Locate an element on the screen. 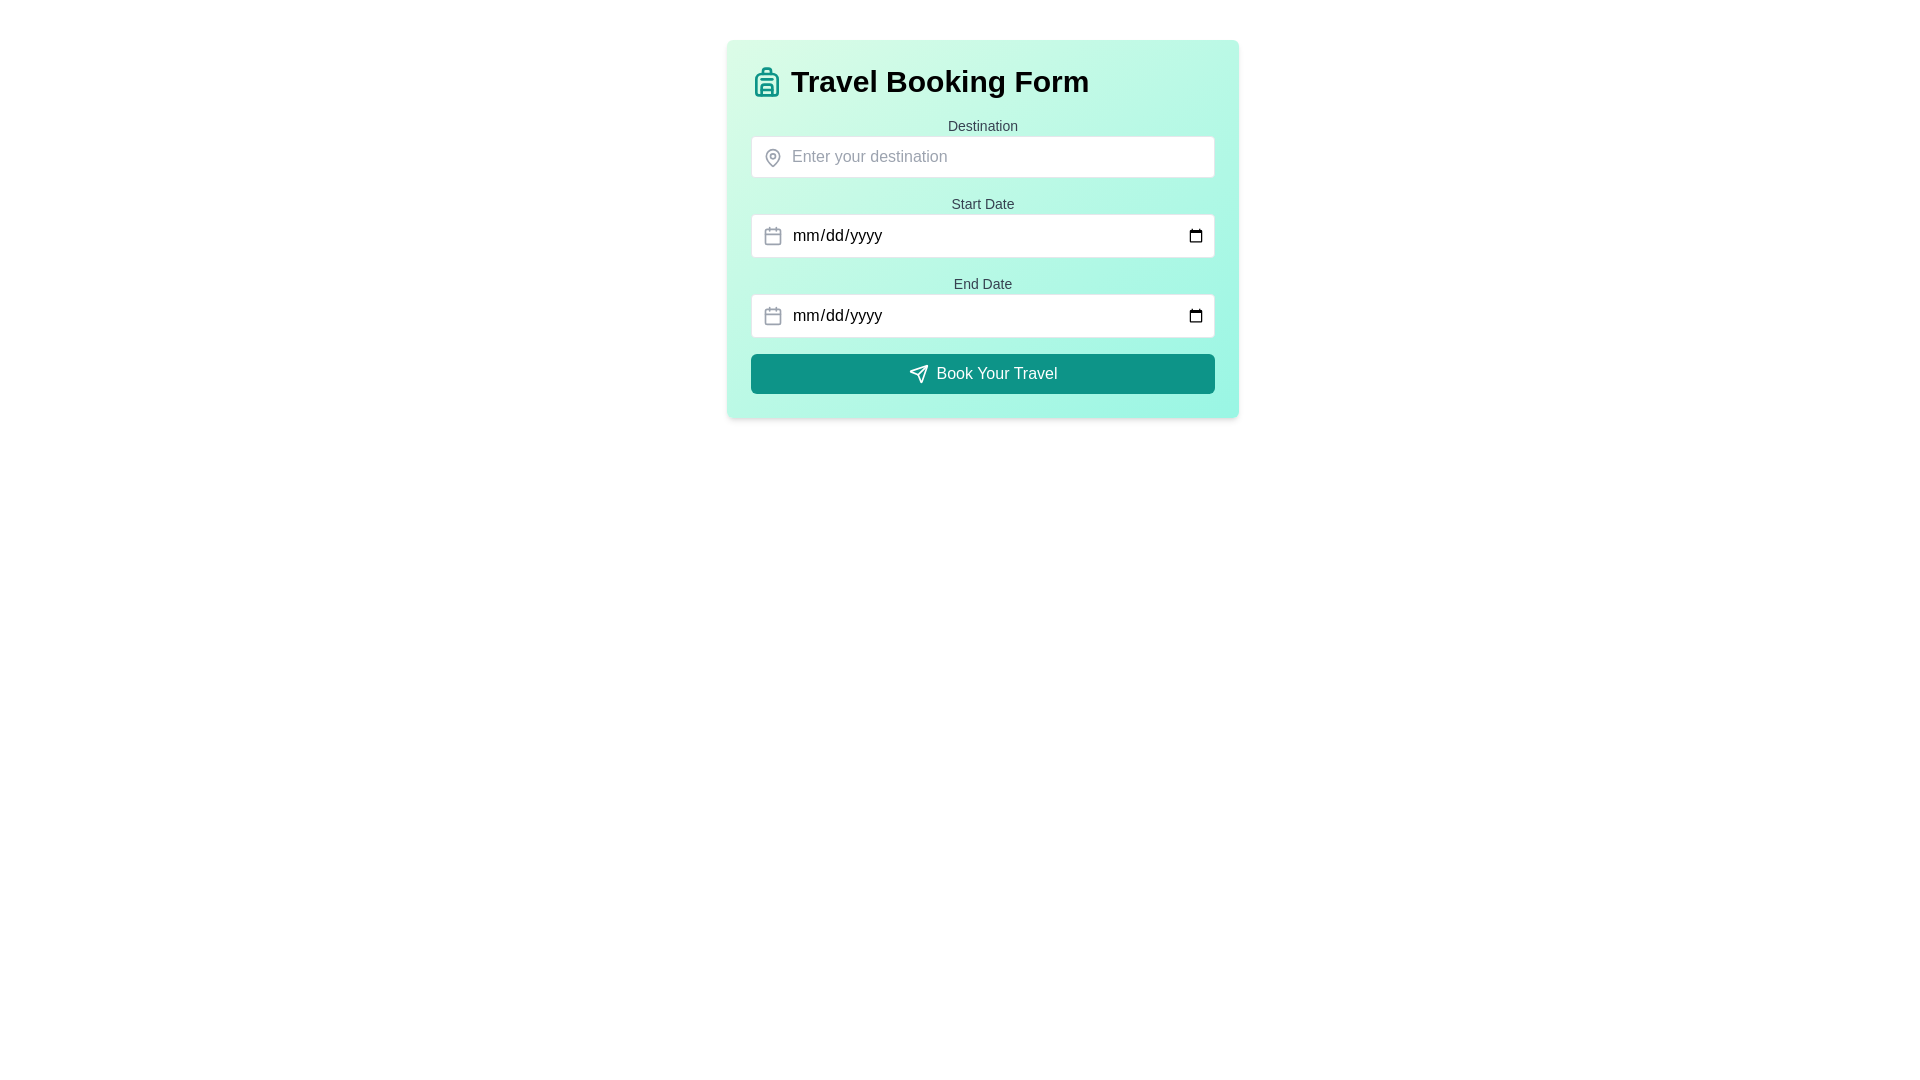 The width and height of the screenshot is (1920, 1080). the label indicating the end date in the travel booking form, which is centrally aligned above the end date input field is located at coordinates (983, 284).